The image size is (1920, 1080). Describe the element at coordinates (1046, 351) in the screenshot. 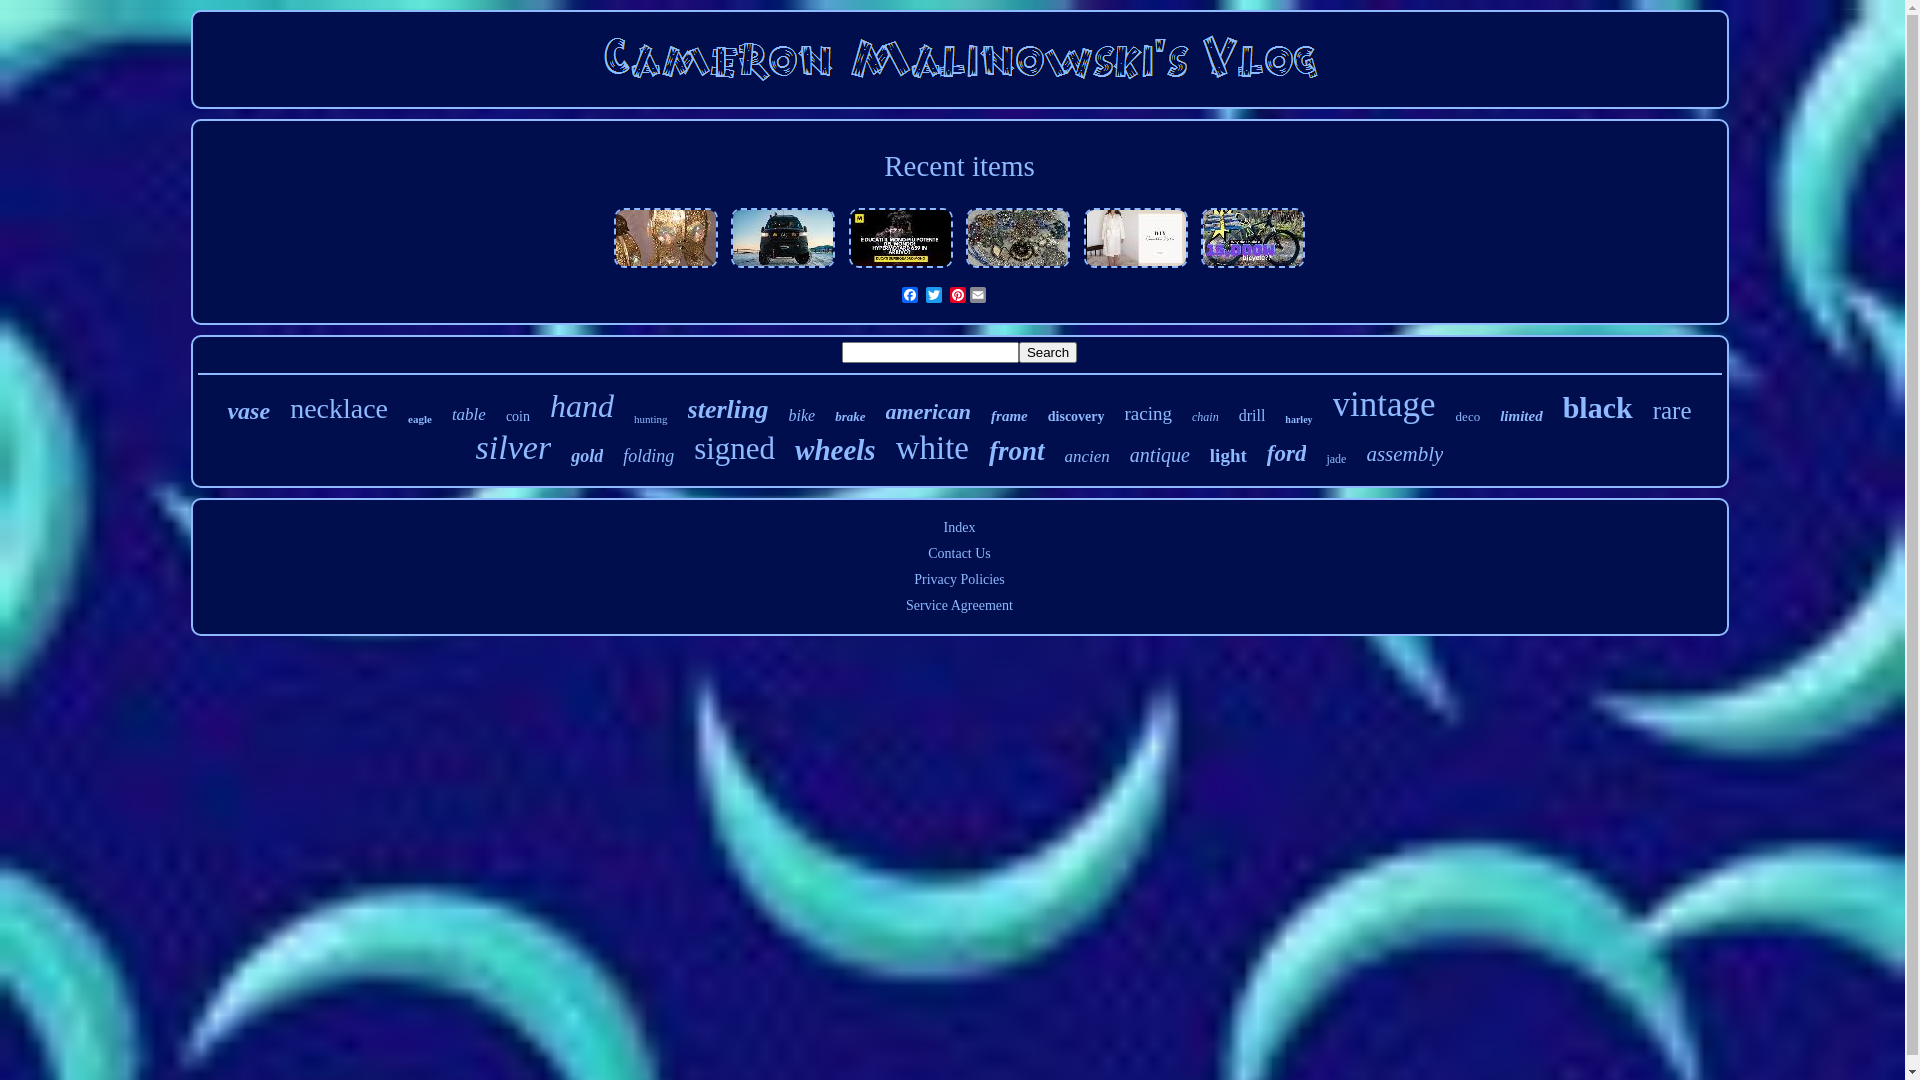

I see `'Search'` at that location.